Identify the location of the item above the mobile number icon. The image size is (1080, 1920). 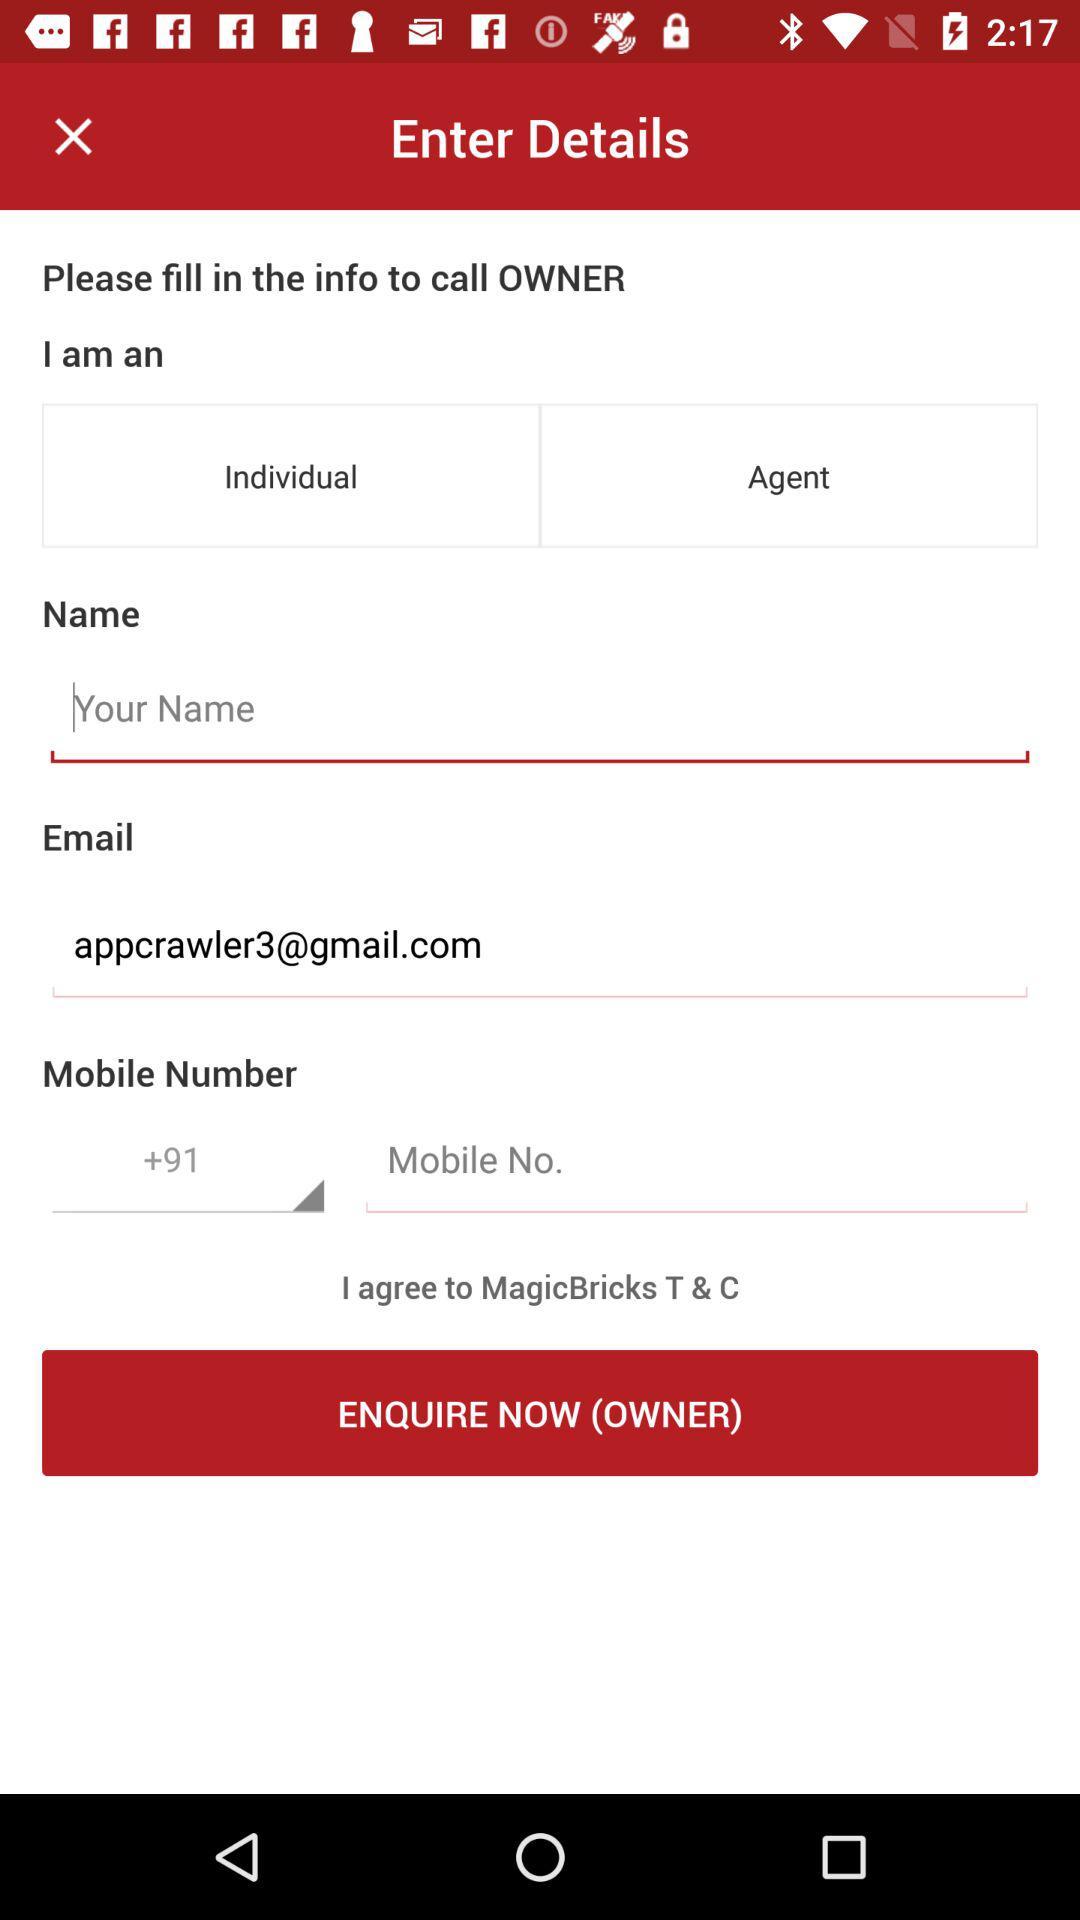
(540, 944).